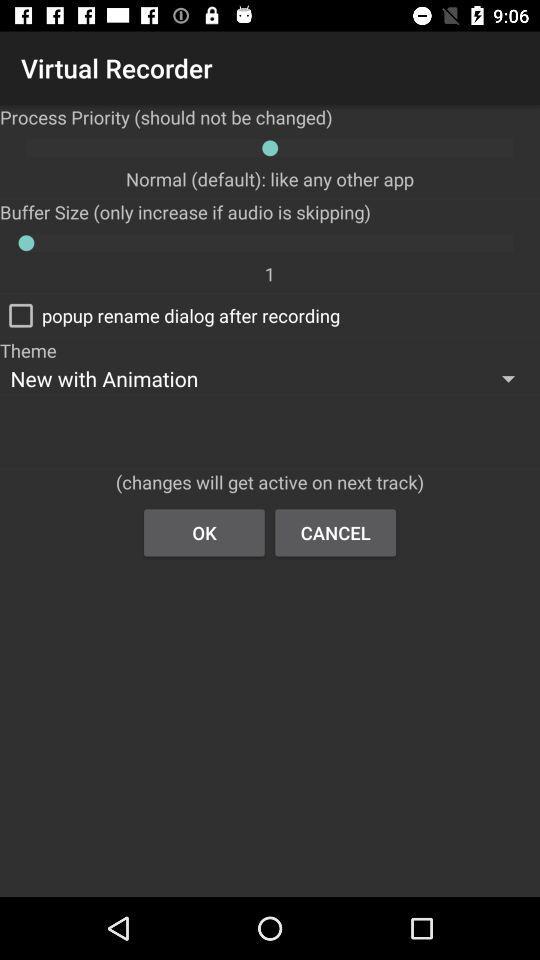  What do you see at coordinates (203, 531) in the screenshot?
I see `icon below the changes will get app` at bounding box center [203, 531].